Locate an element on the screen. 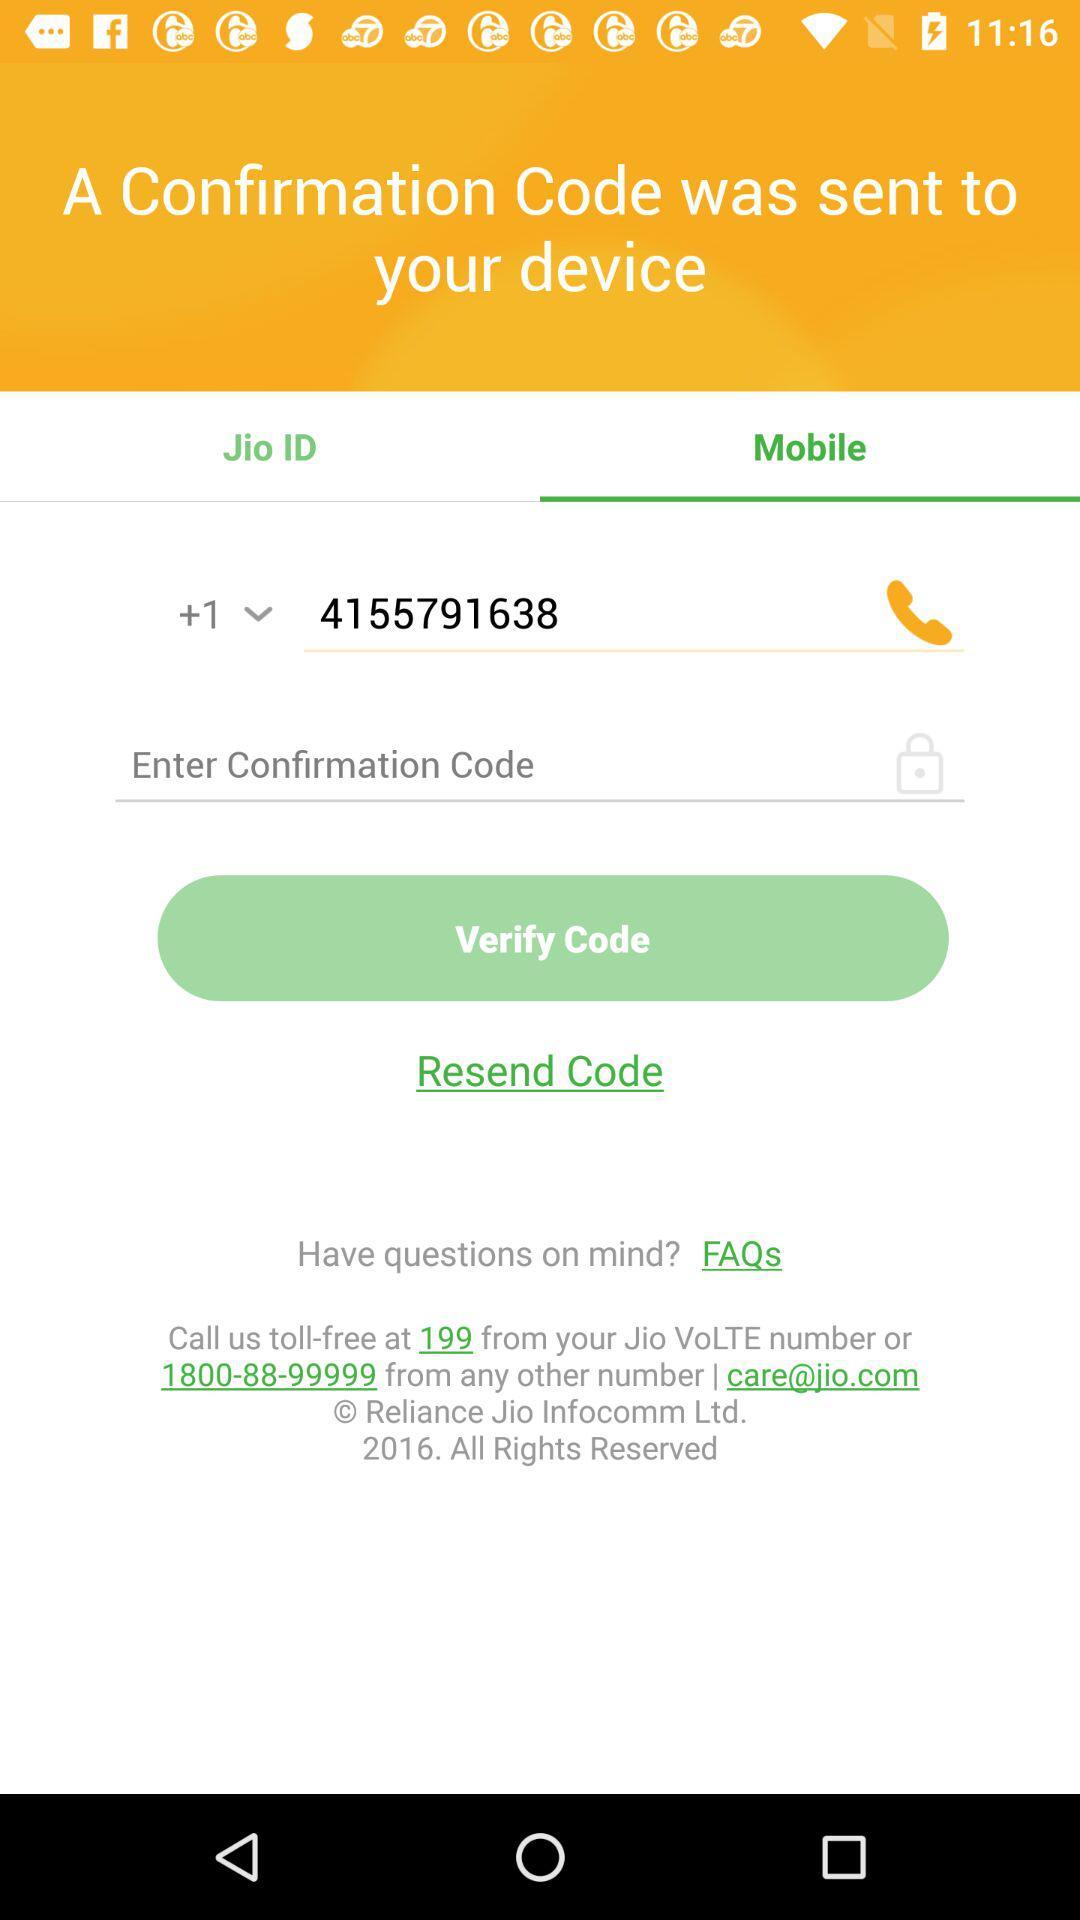  verify code is located at coordinates (553, 937).